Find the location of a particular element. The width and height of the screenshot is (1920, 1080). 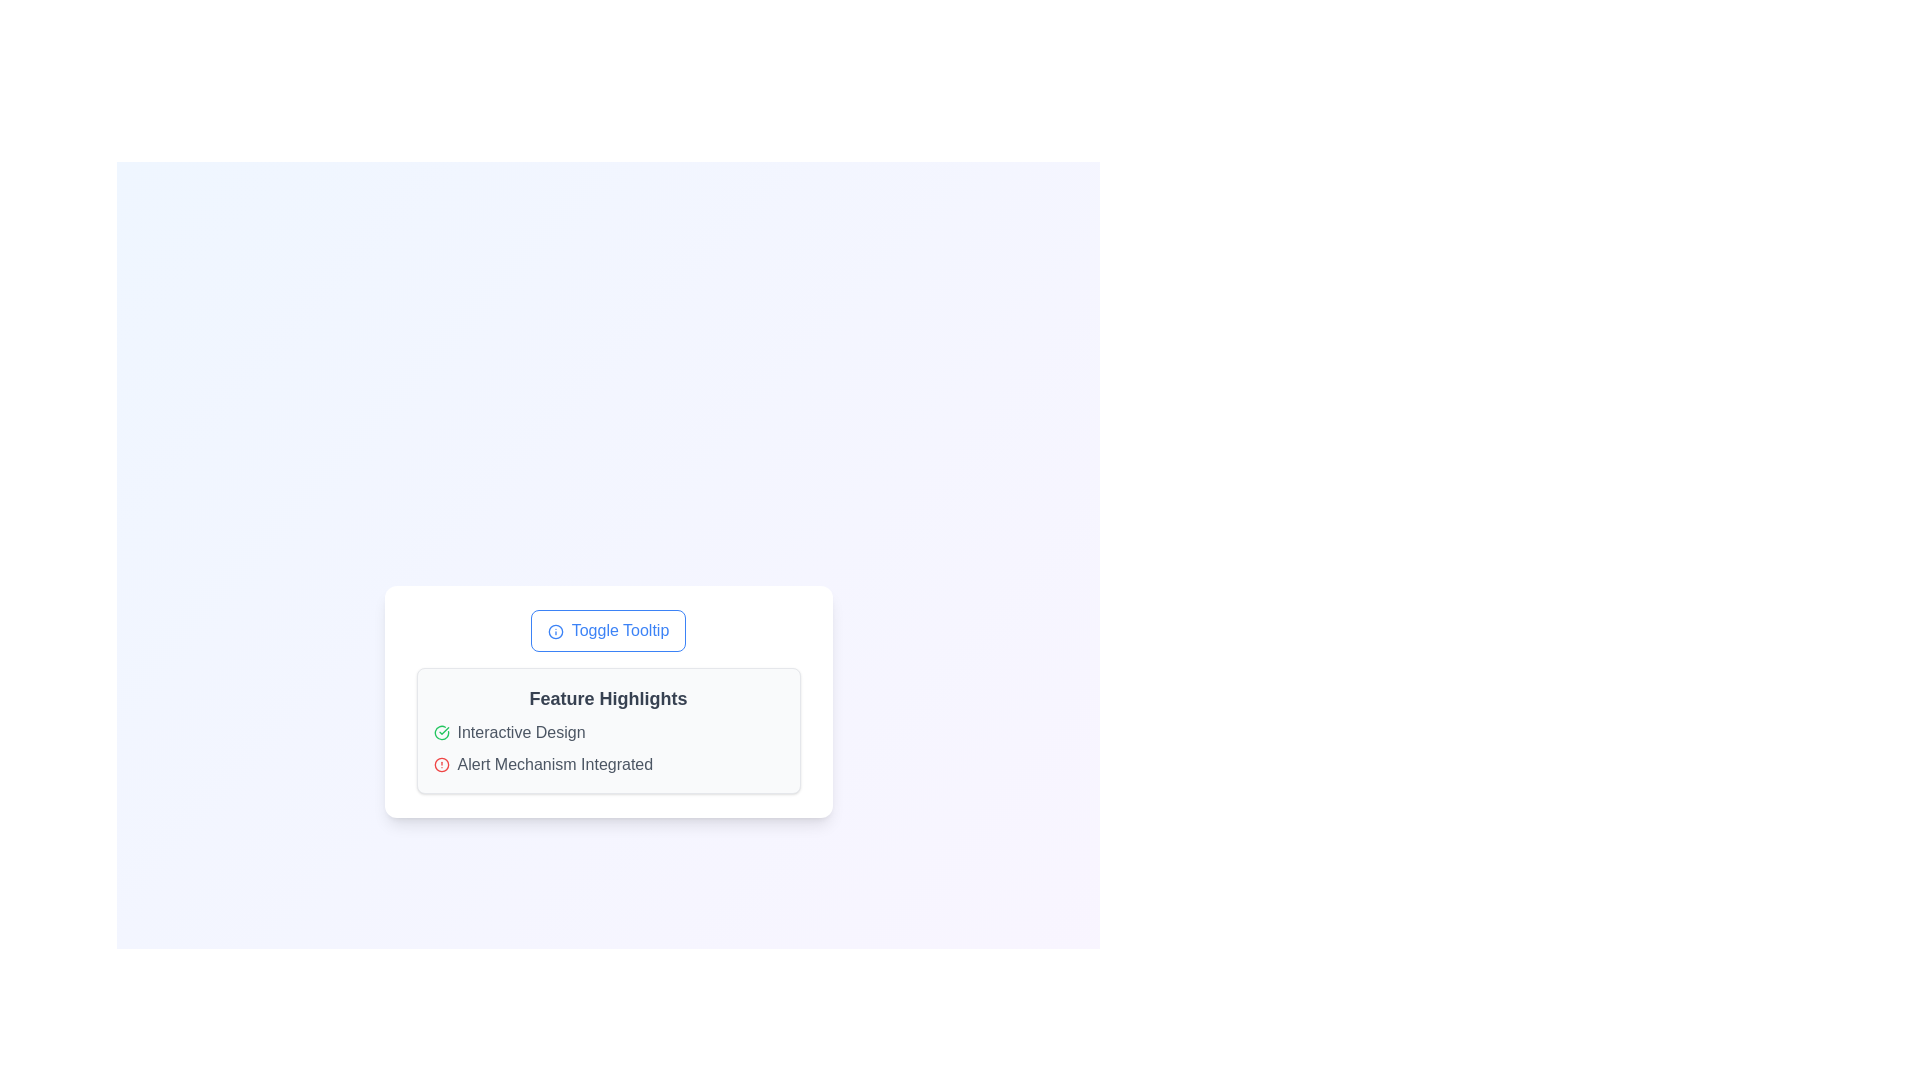

the red circular icon with an alert symbol located in the second row of the 'Feature Highlights' list, to the left of the 'Alert Mechanism Integrated' text is located at coordinates (440, 764).